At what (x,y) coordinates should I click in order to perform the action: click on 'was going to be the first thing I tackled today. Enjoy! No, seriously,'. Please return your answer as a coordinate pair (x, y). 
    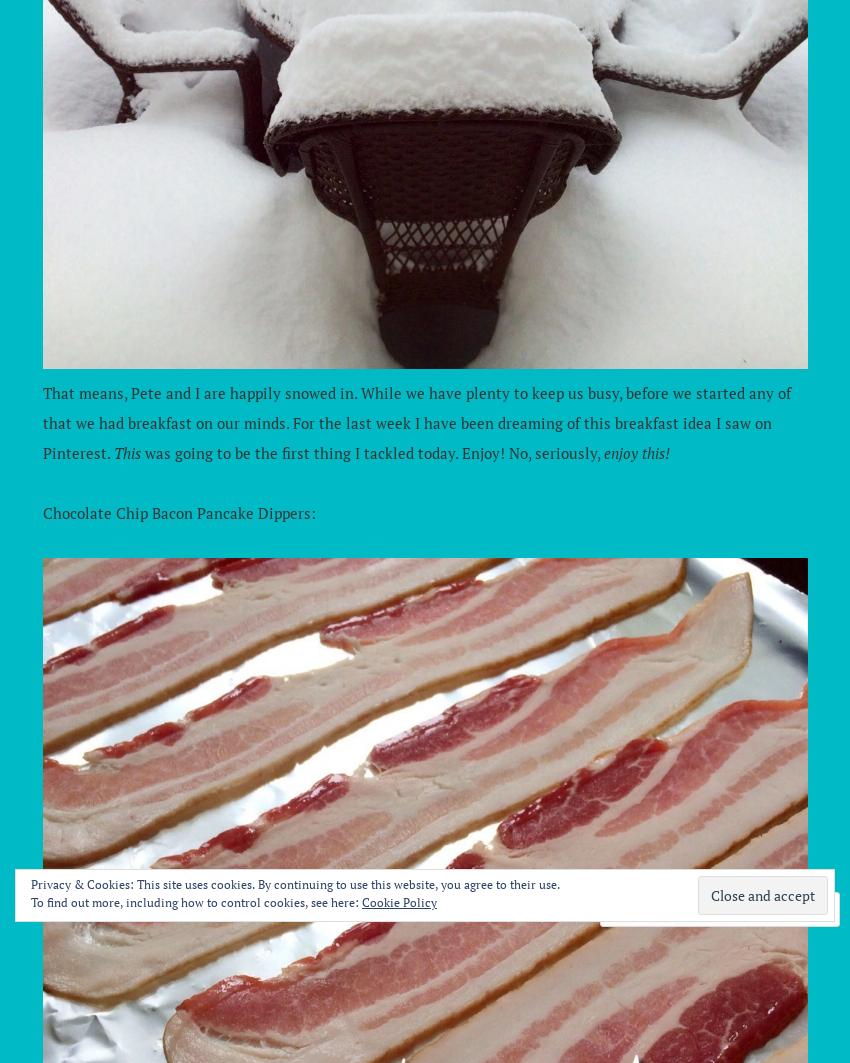
    Looking at the image, I should click on (370, 453).